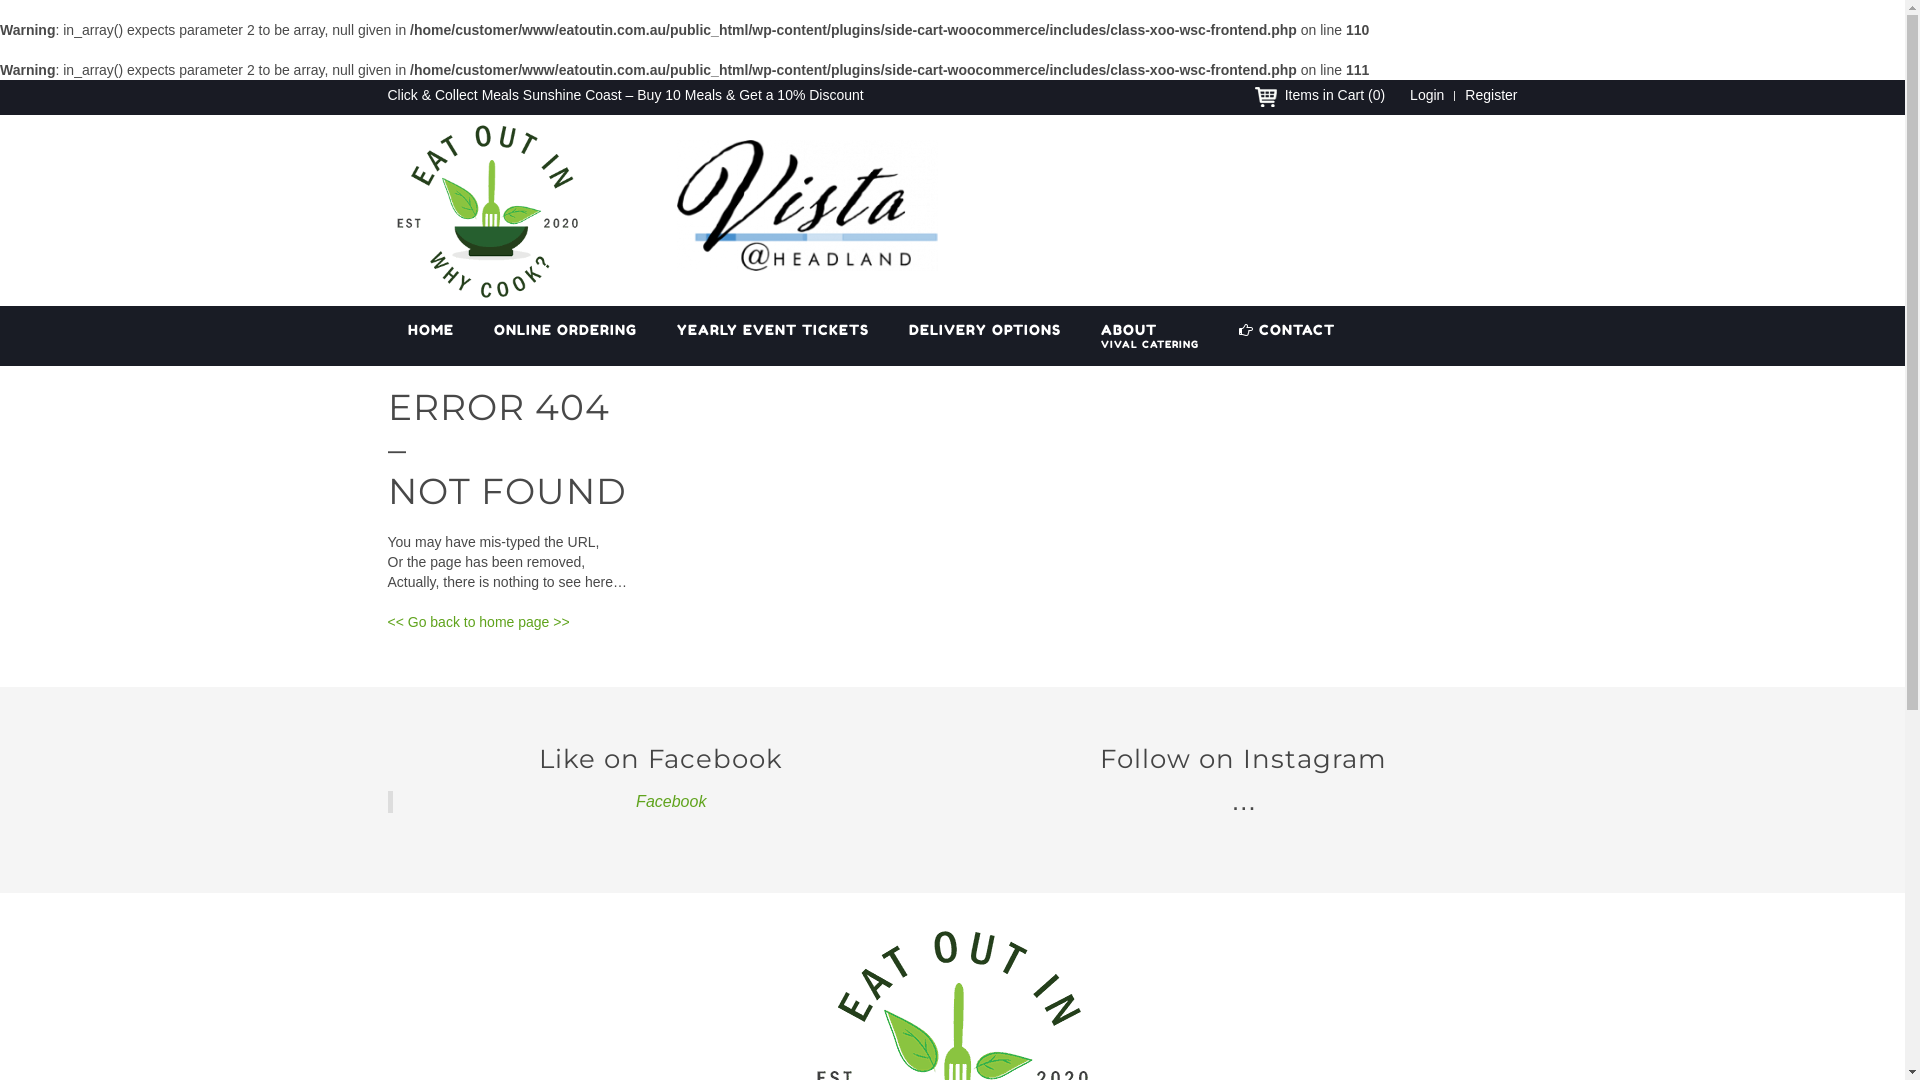 This screenshot has width=1920, height=1080. What do you see at coordinates (634, 800) in the screenshot?
I see `'Facebook'` at bounding box center [634, 800].